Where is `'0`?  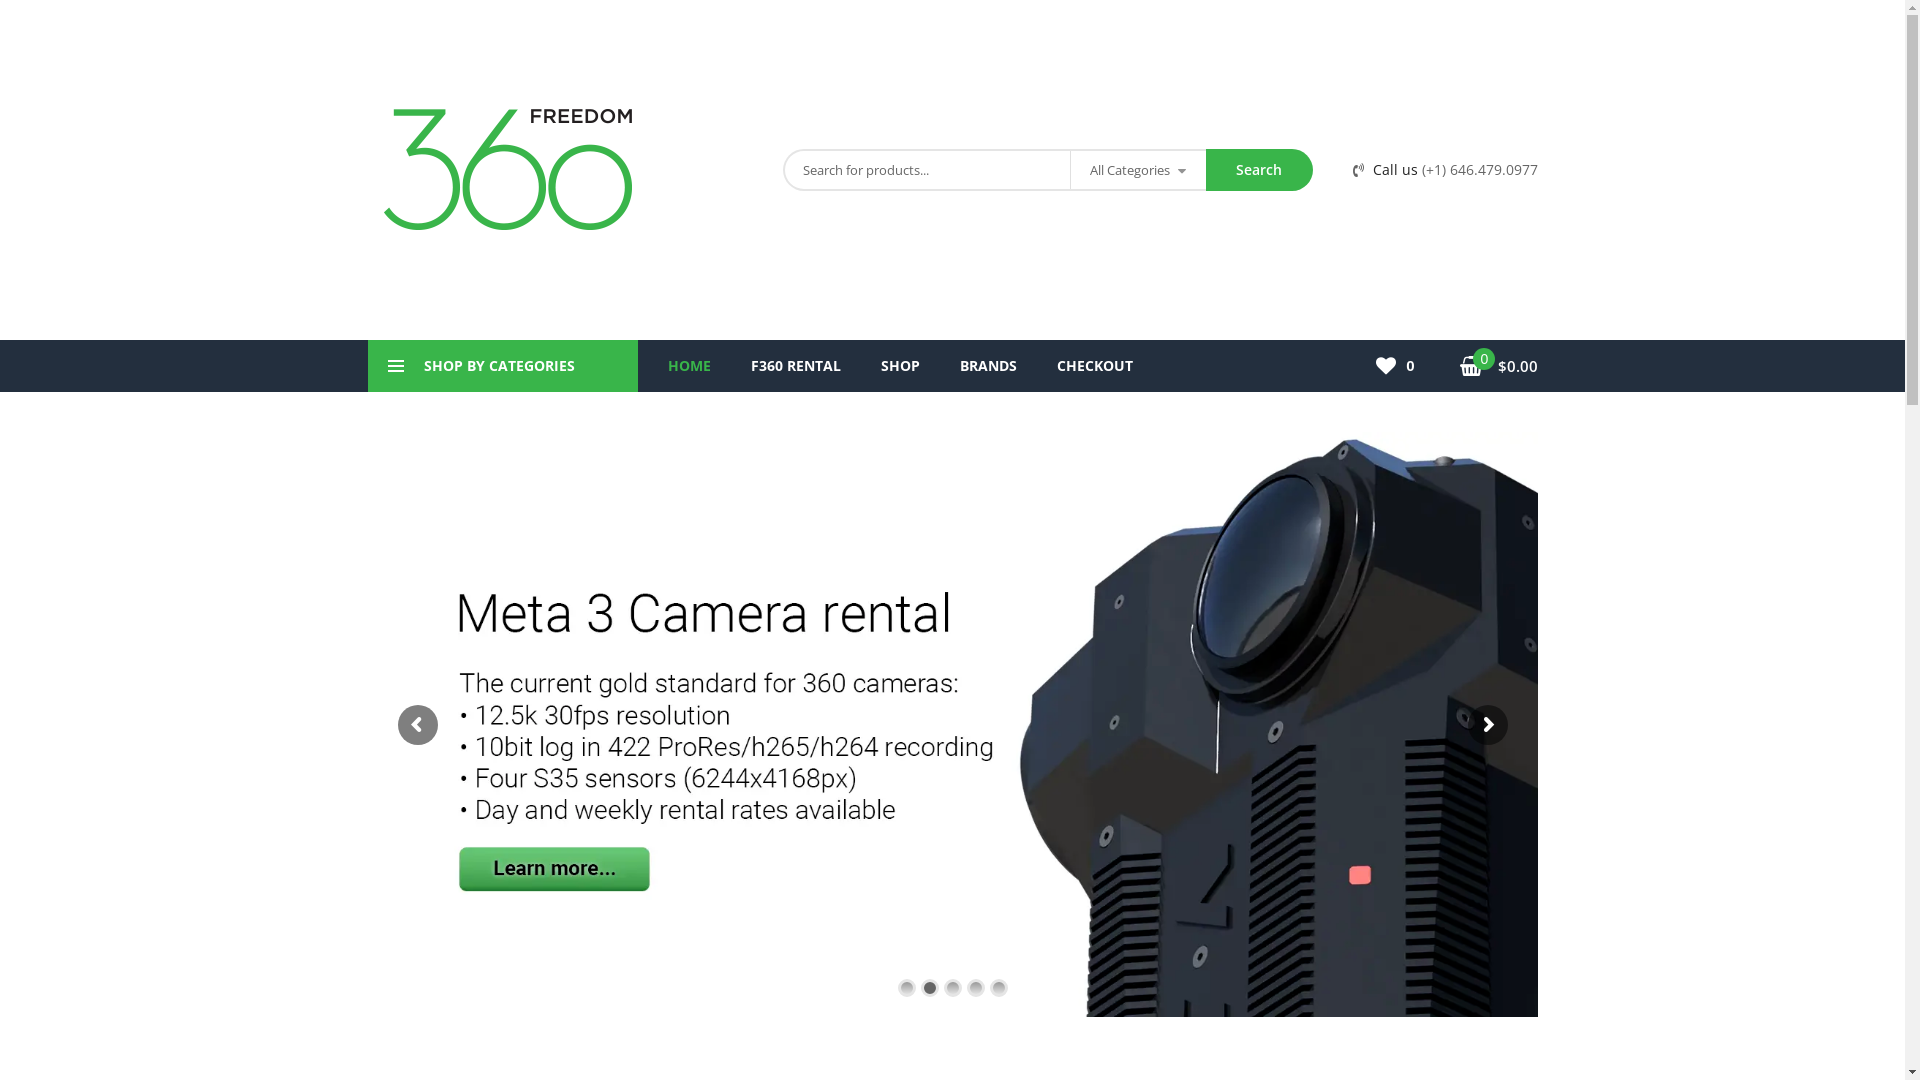
'0 is located at coordinates (1498, 366).